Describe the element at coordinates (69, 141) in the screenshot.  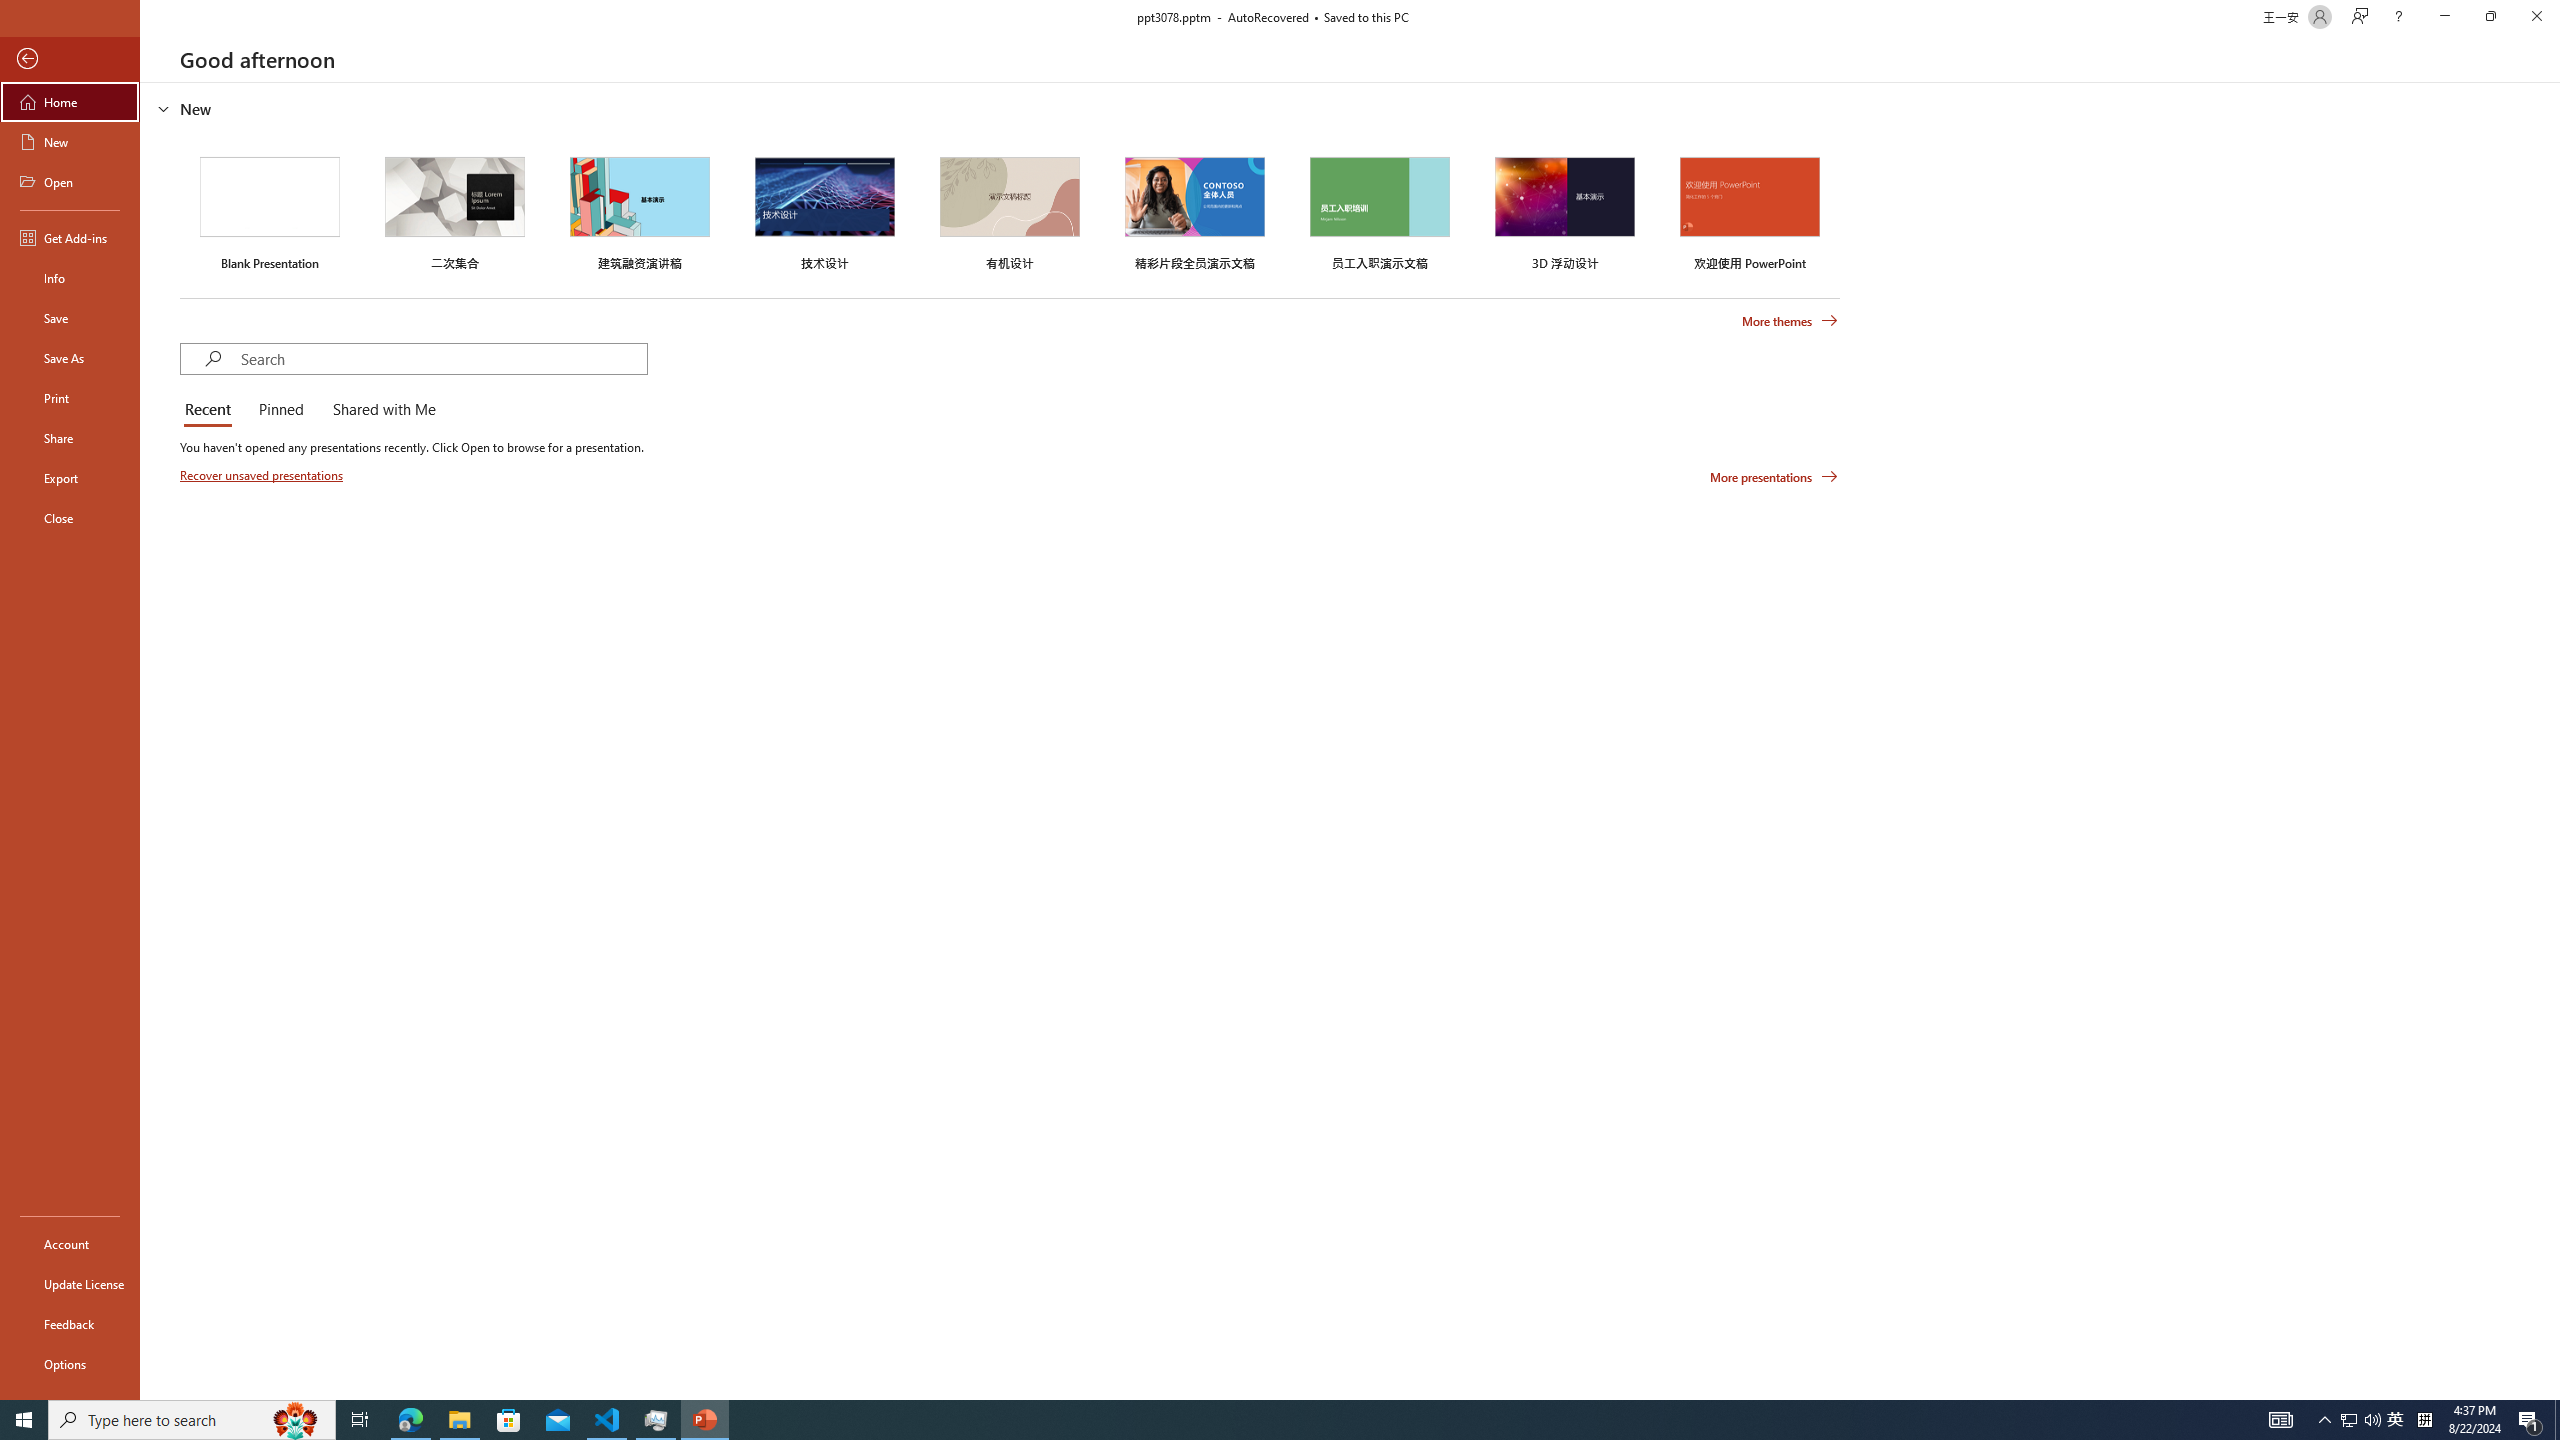
I see `'New'` at that location.